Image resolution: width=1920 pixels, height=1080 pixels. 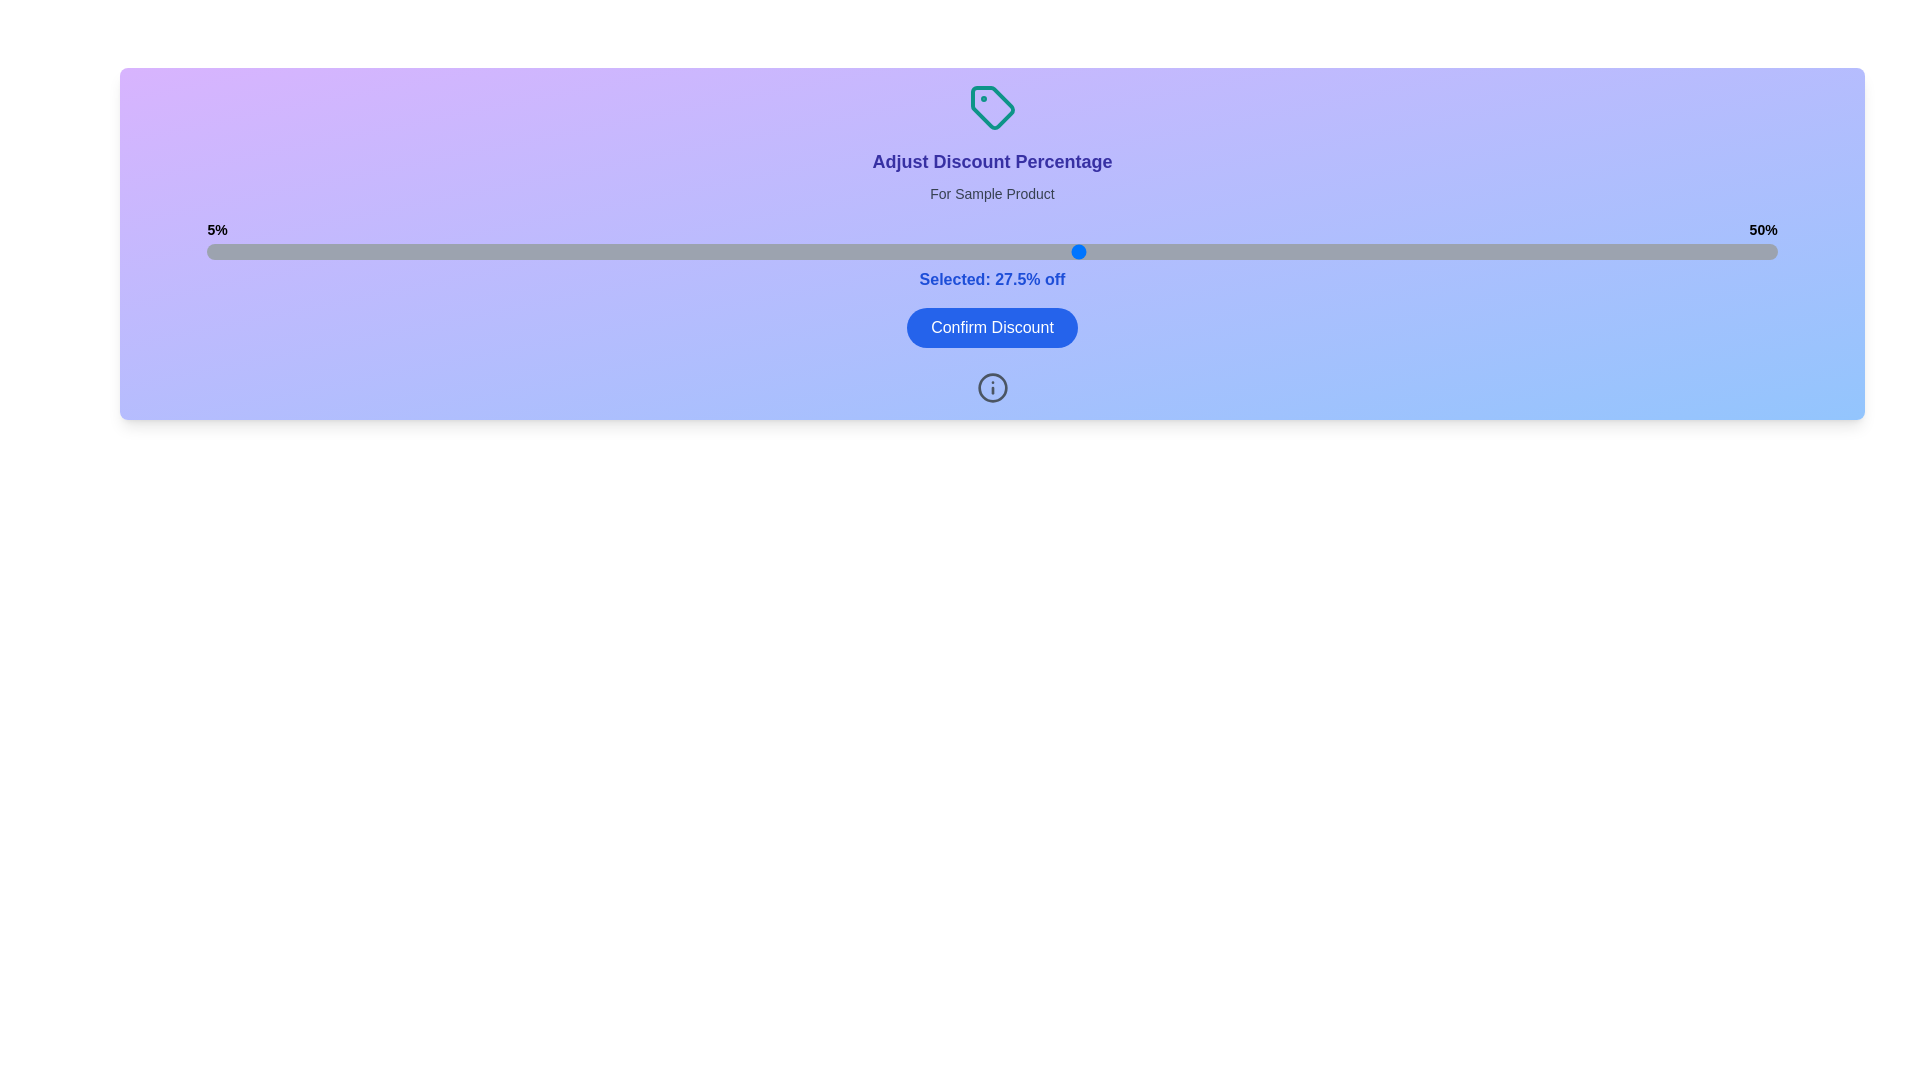 What do you see at coordinates (992, 229) in the screenshot?
I see `the text label displaying '5%' and '50%' that is horizontally centered above a gray slider bar` at bounding box center [992, 229].